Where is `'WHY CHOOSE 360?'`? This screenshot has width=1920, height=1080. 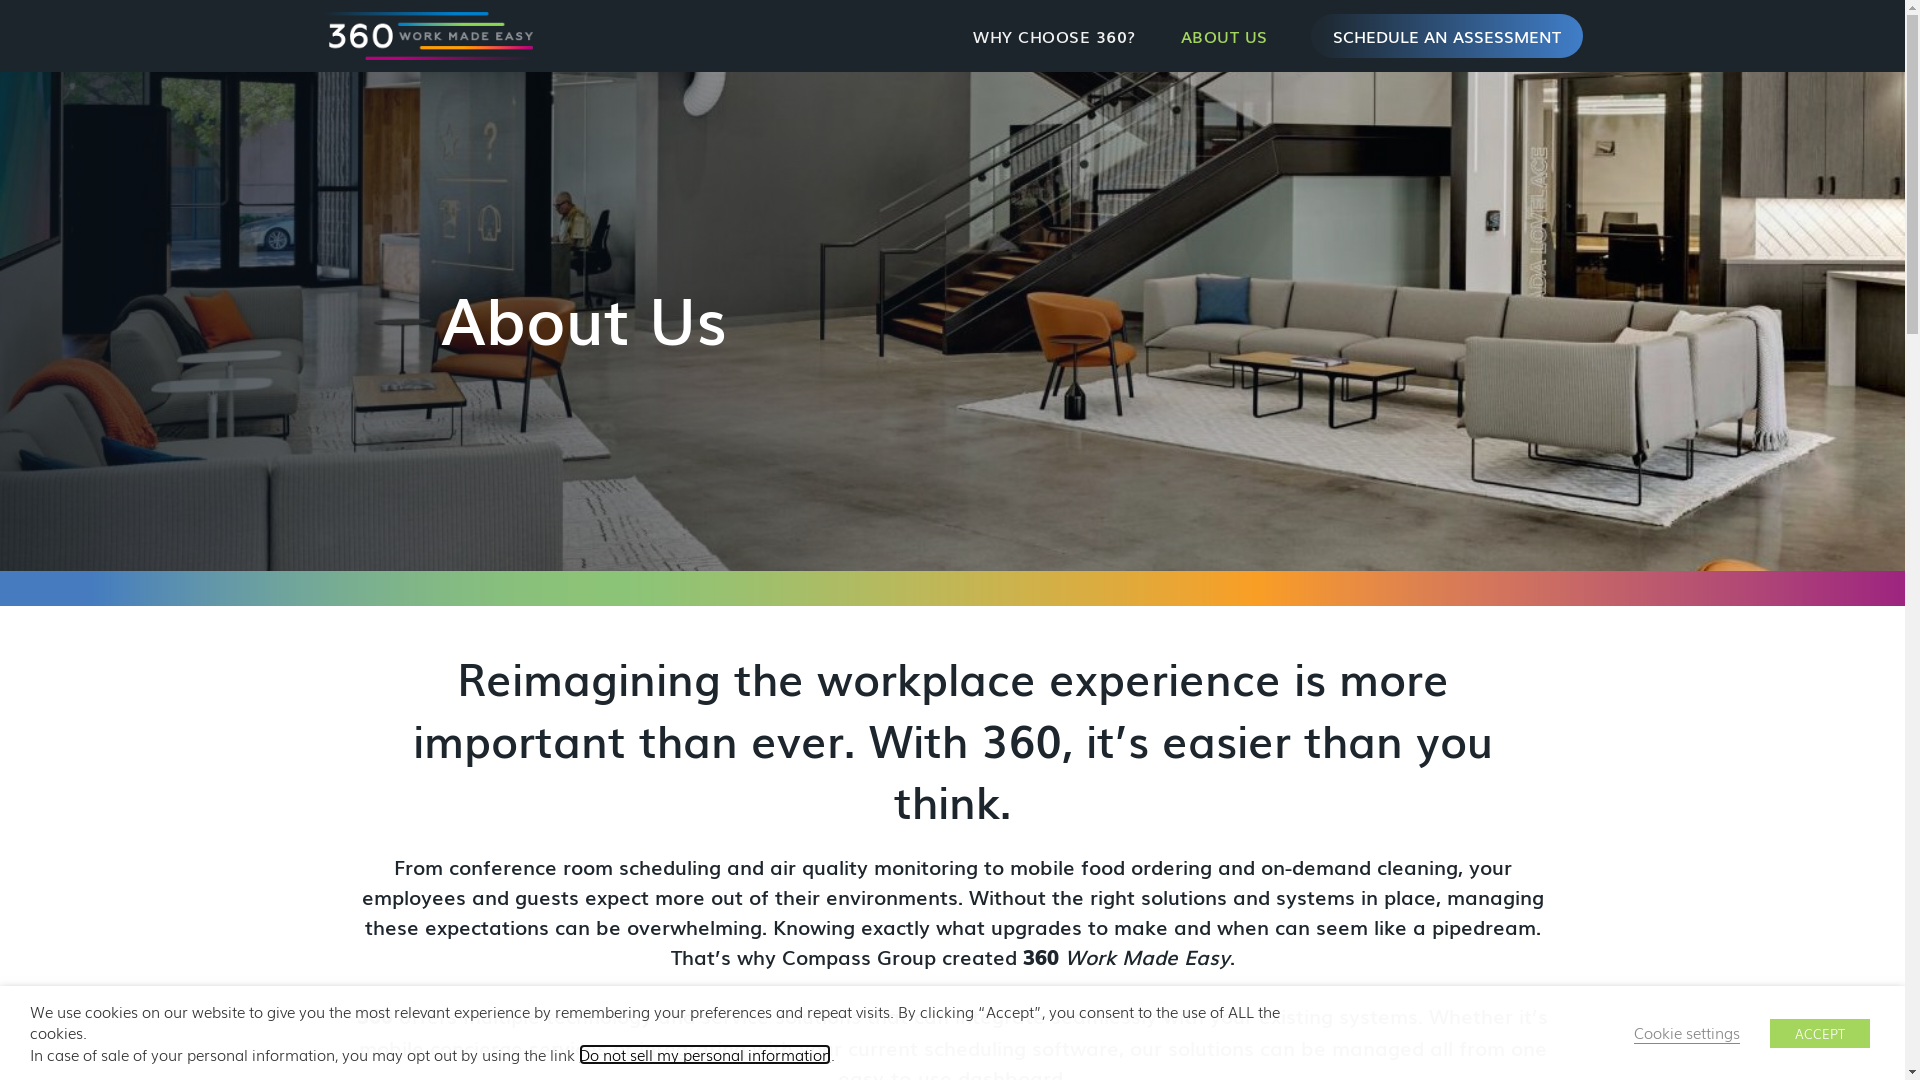 'WHY CHOOSE 360?' is located at coordinates (949, 35).